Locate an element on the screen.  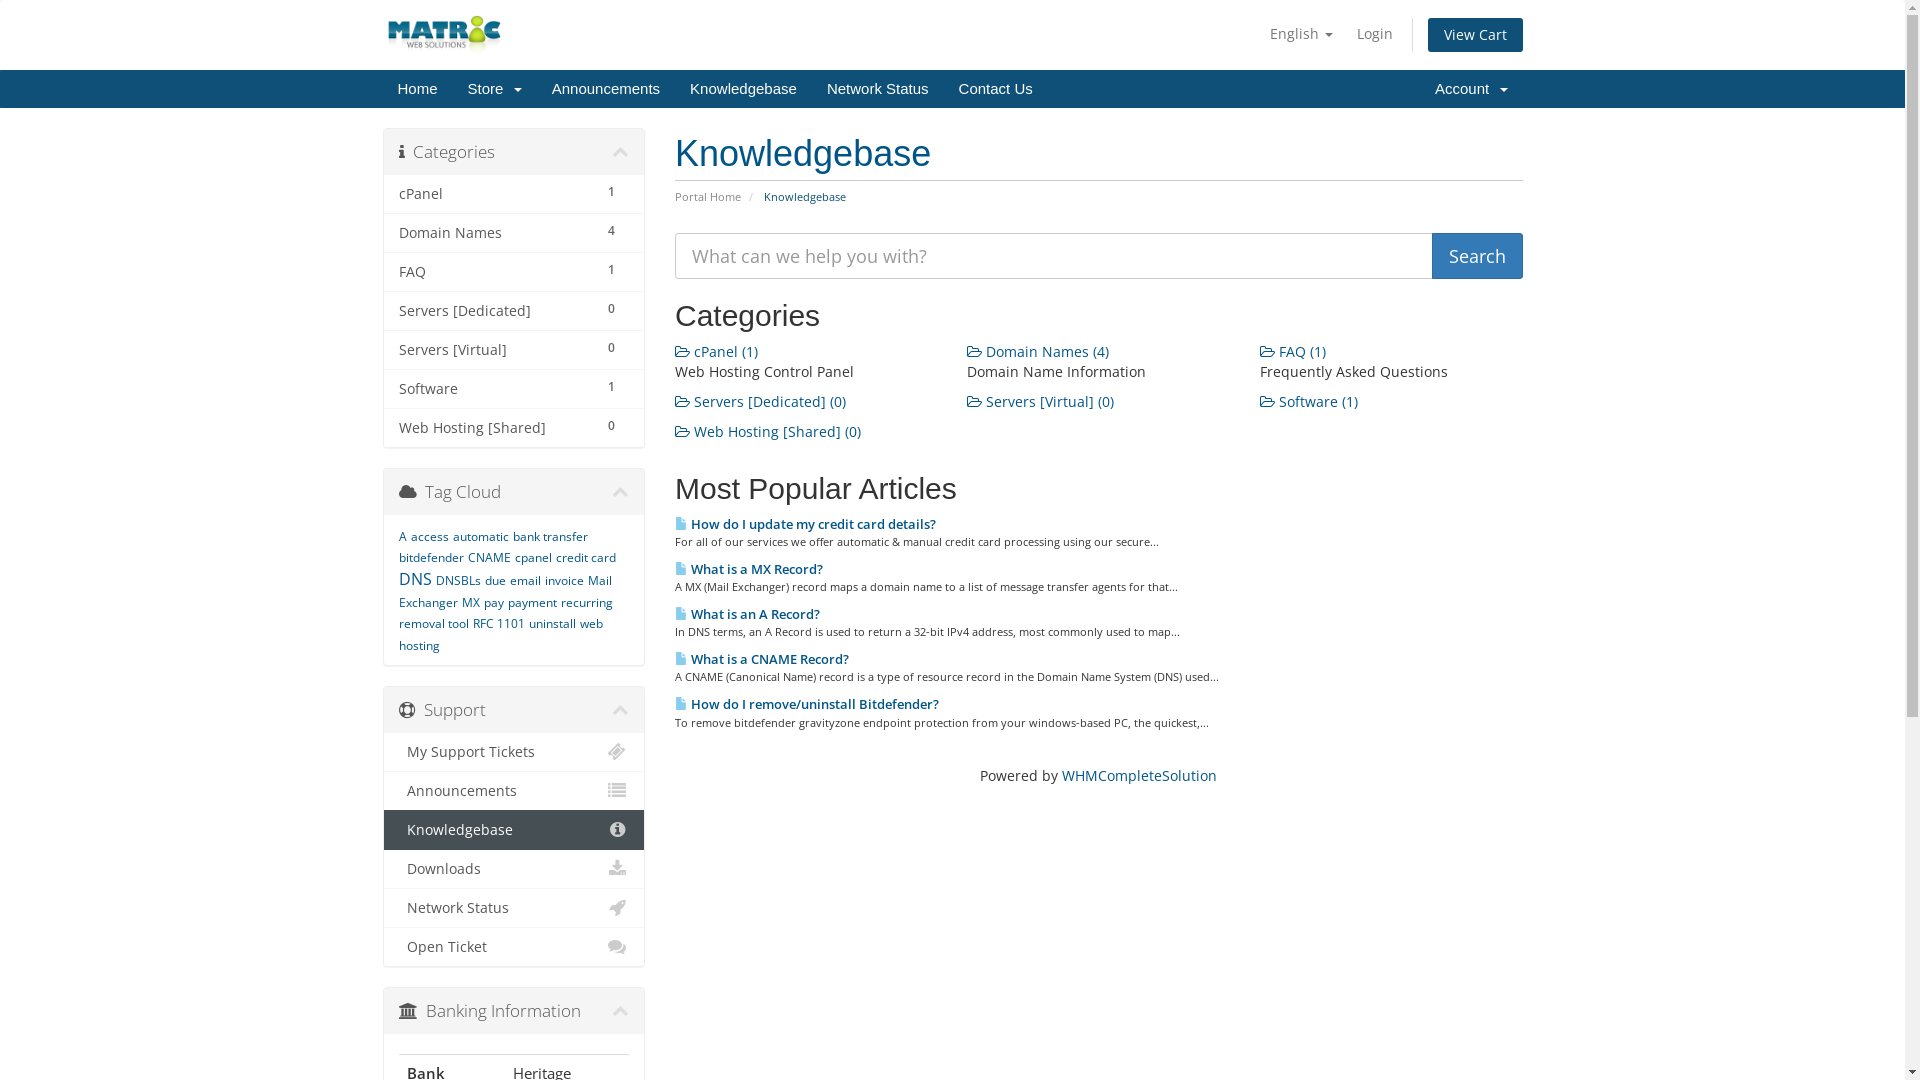
'  Downloads' is located at coordinates (514, 867).